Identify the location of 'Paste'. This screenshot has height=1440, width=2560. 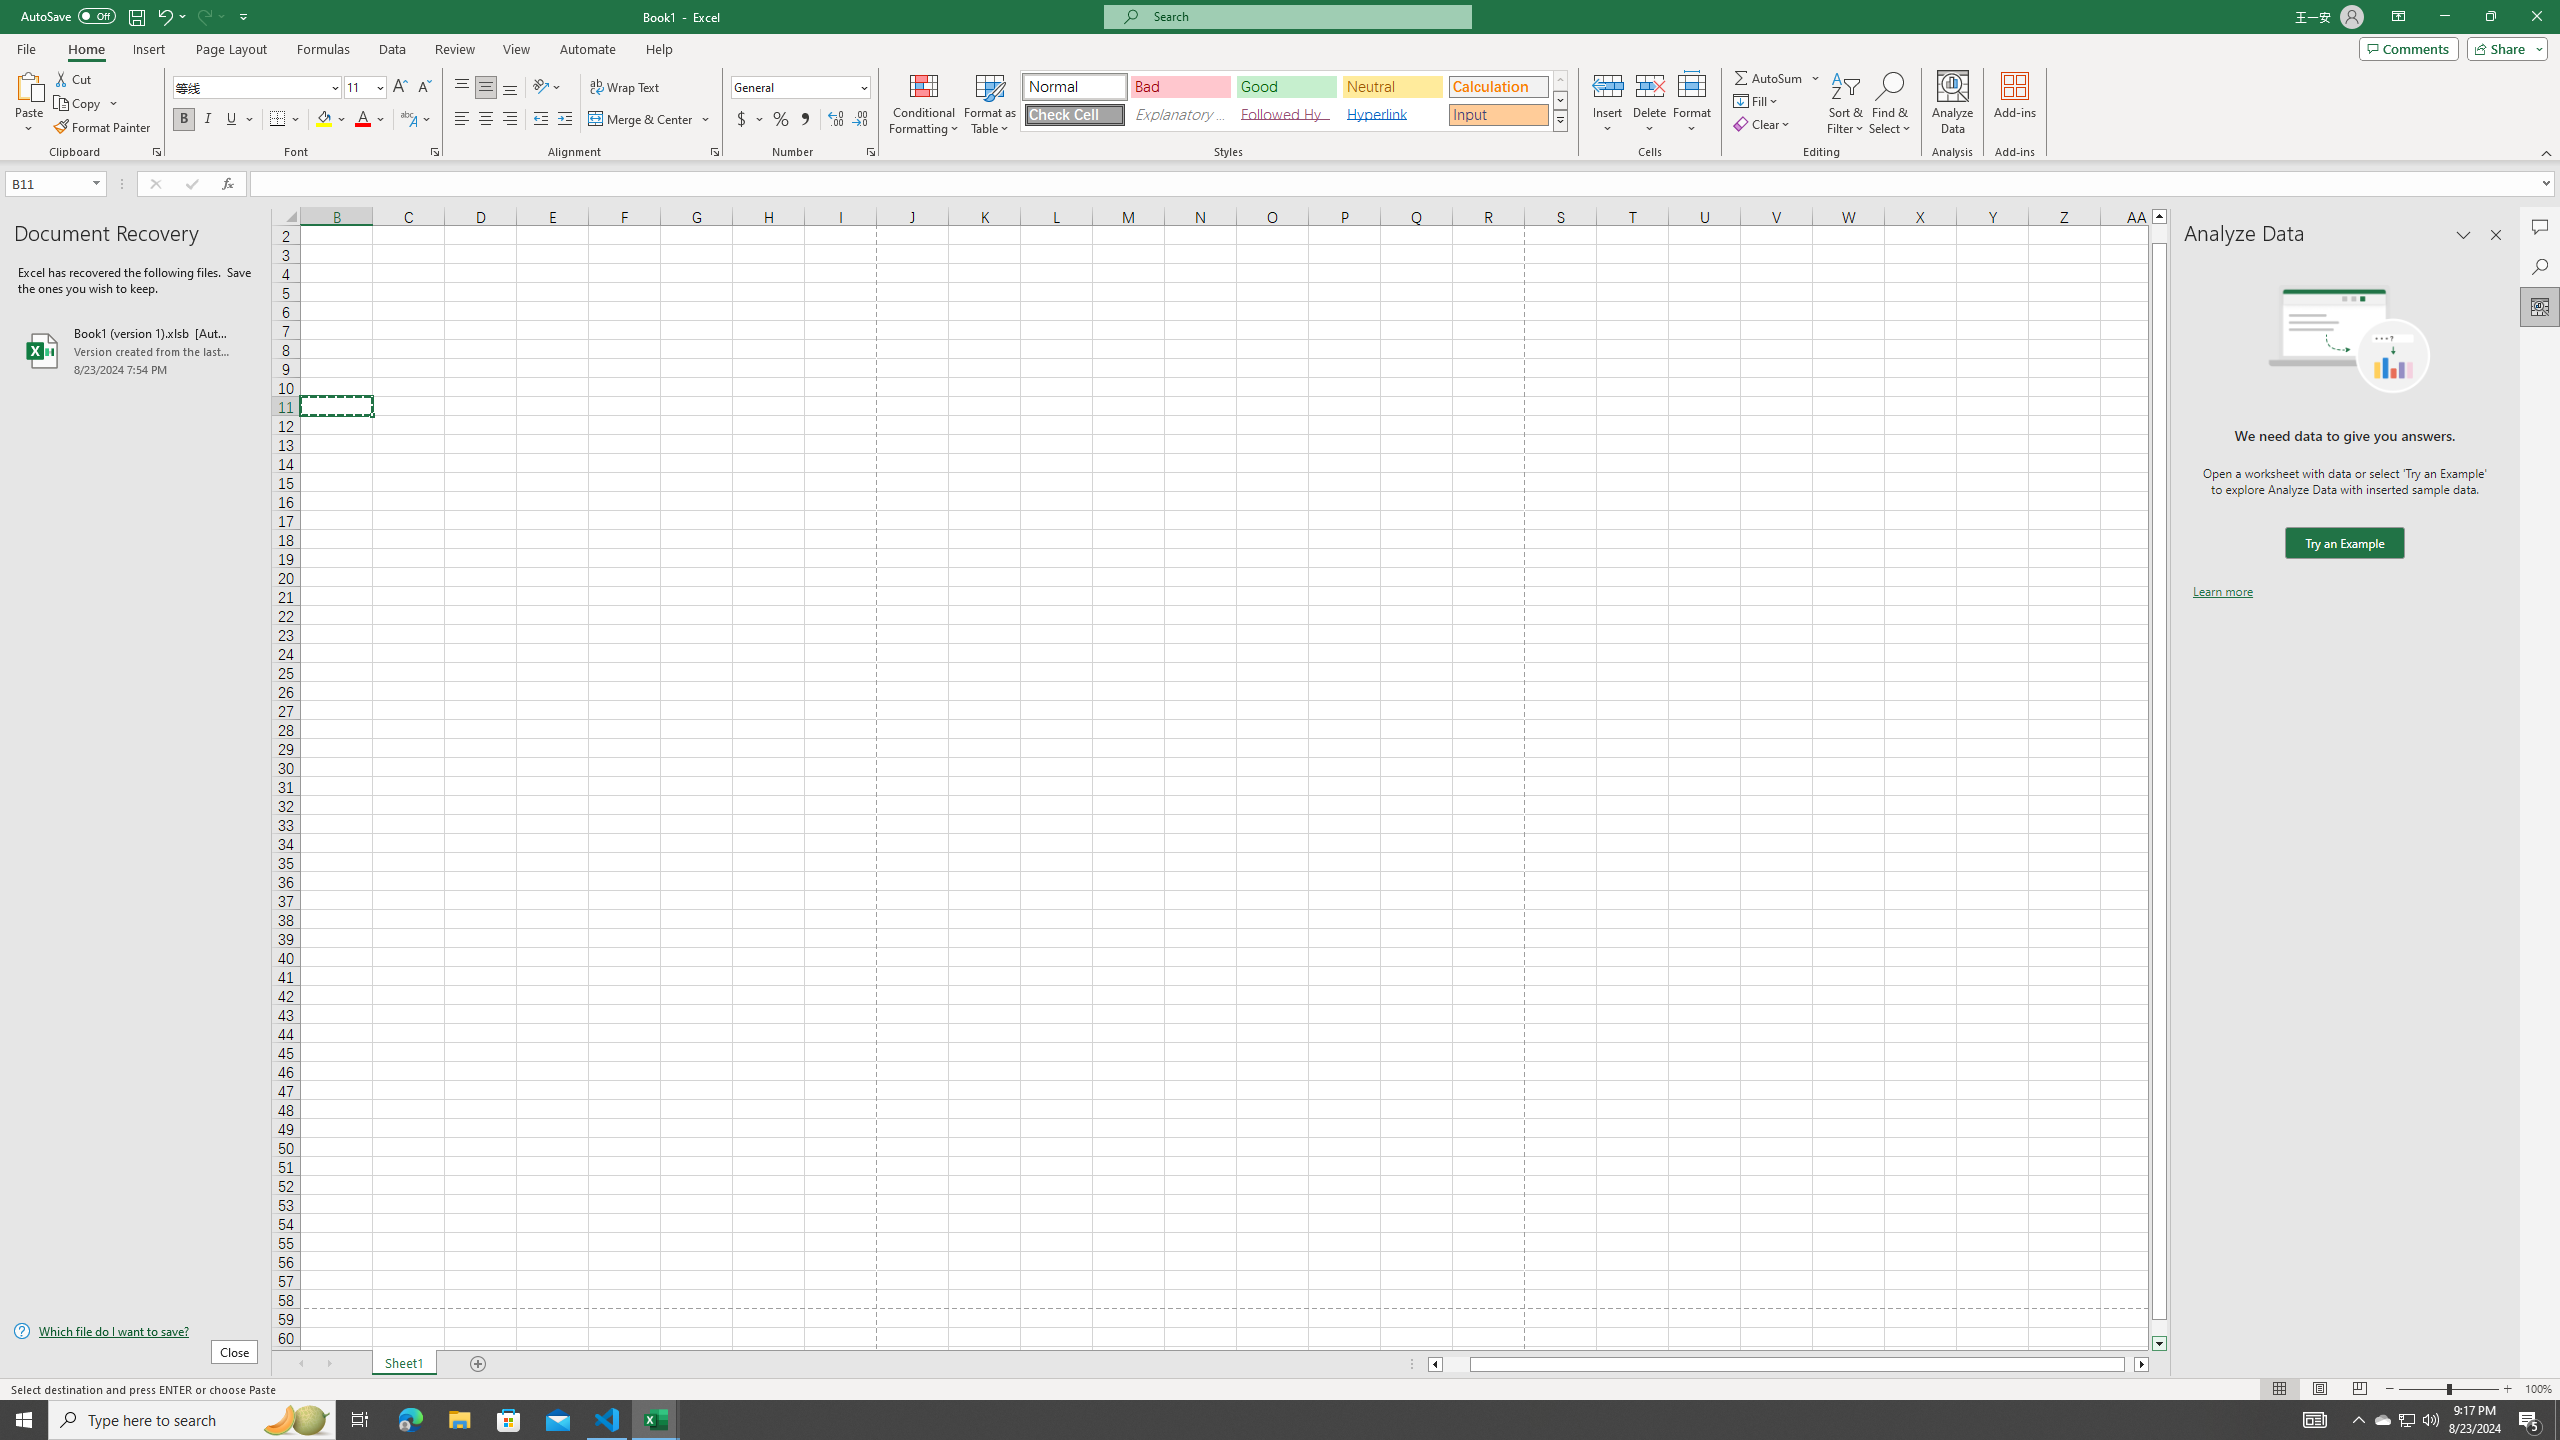
(28, 84).